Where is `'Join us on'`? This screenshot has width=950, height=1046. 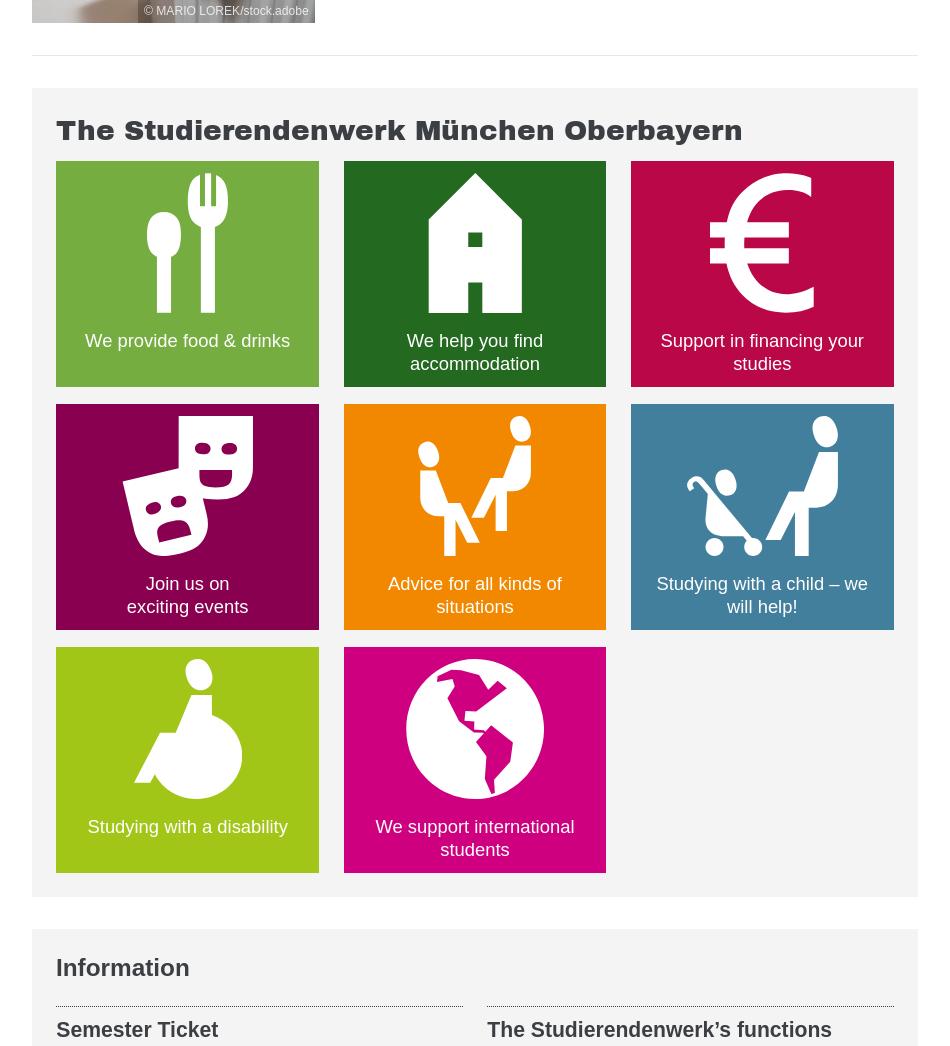 'Join us on' is located at coordinates (186, 582).